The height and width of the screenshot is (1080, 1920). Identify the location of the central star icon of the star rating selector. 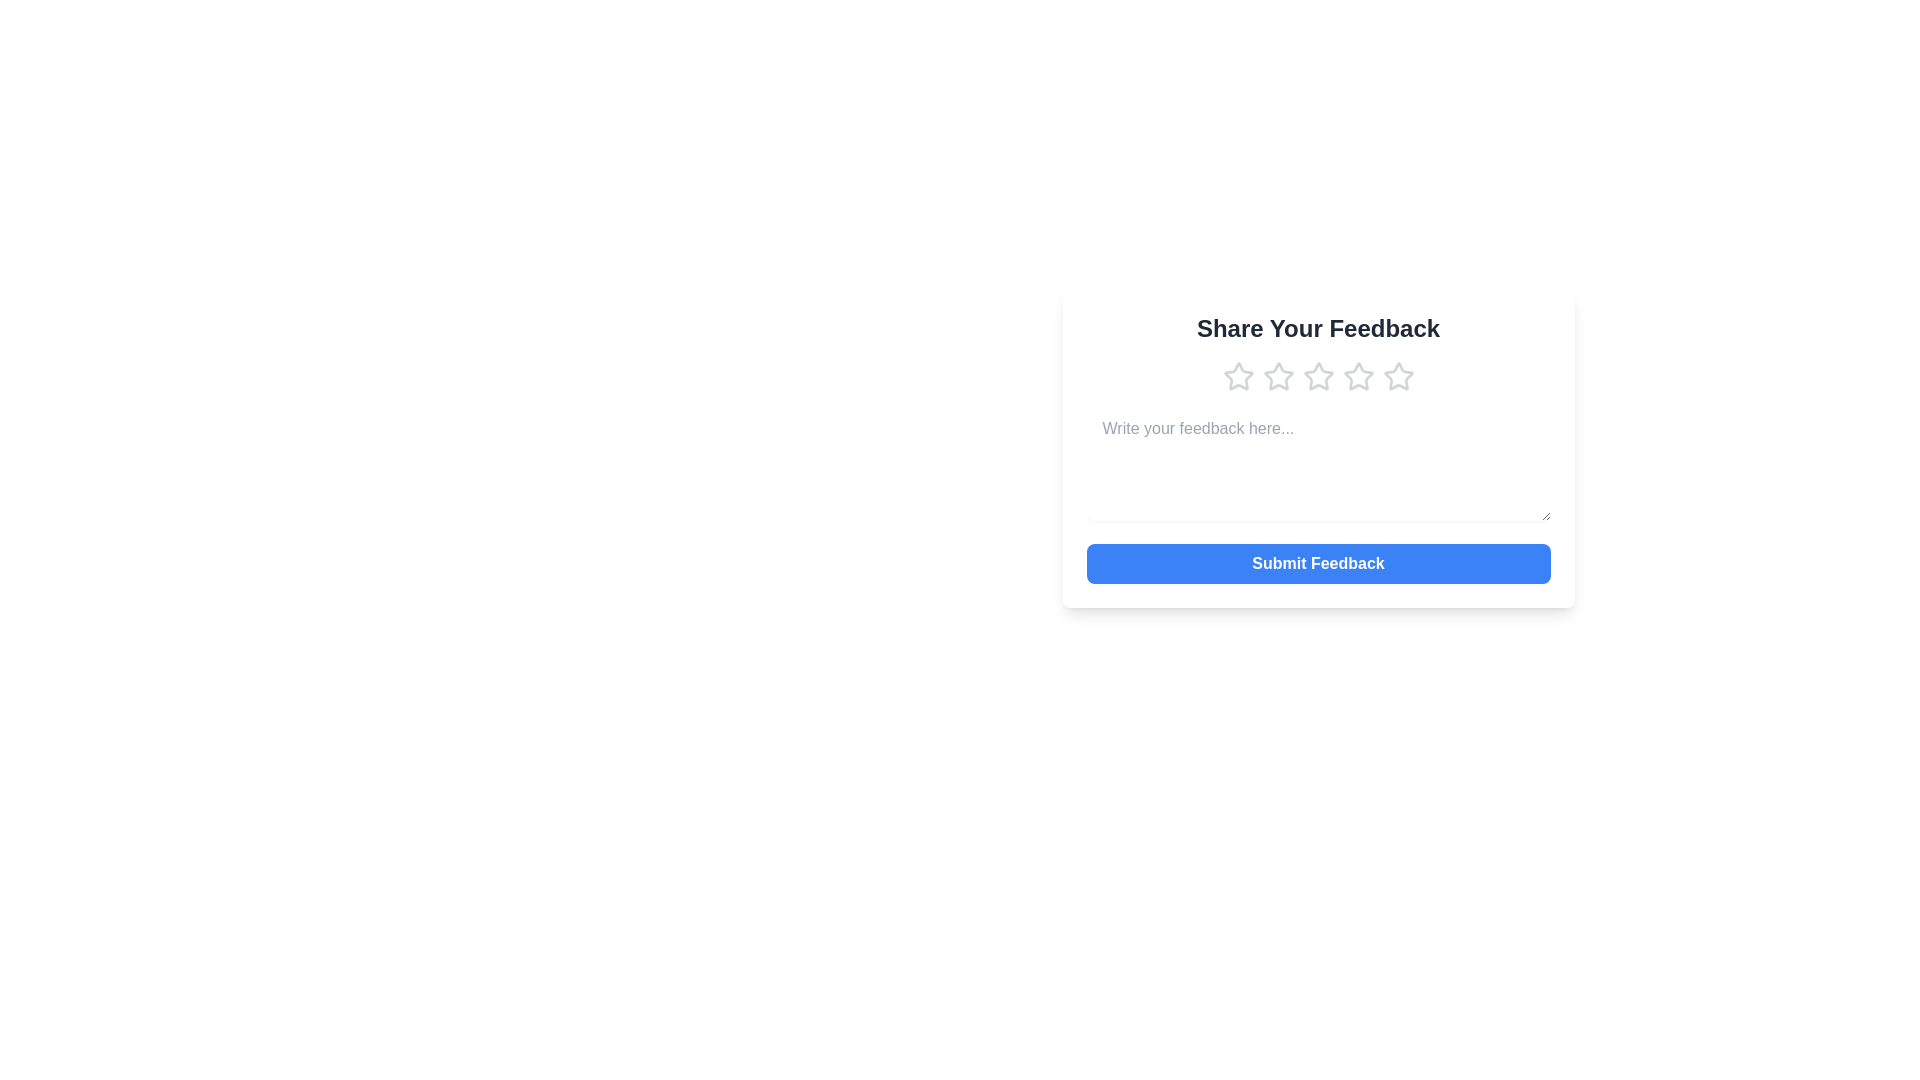
(1318, 377).